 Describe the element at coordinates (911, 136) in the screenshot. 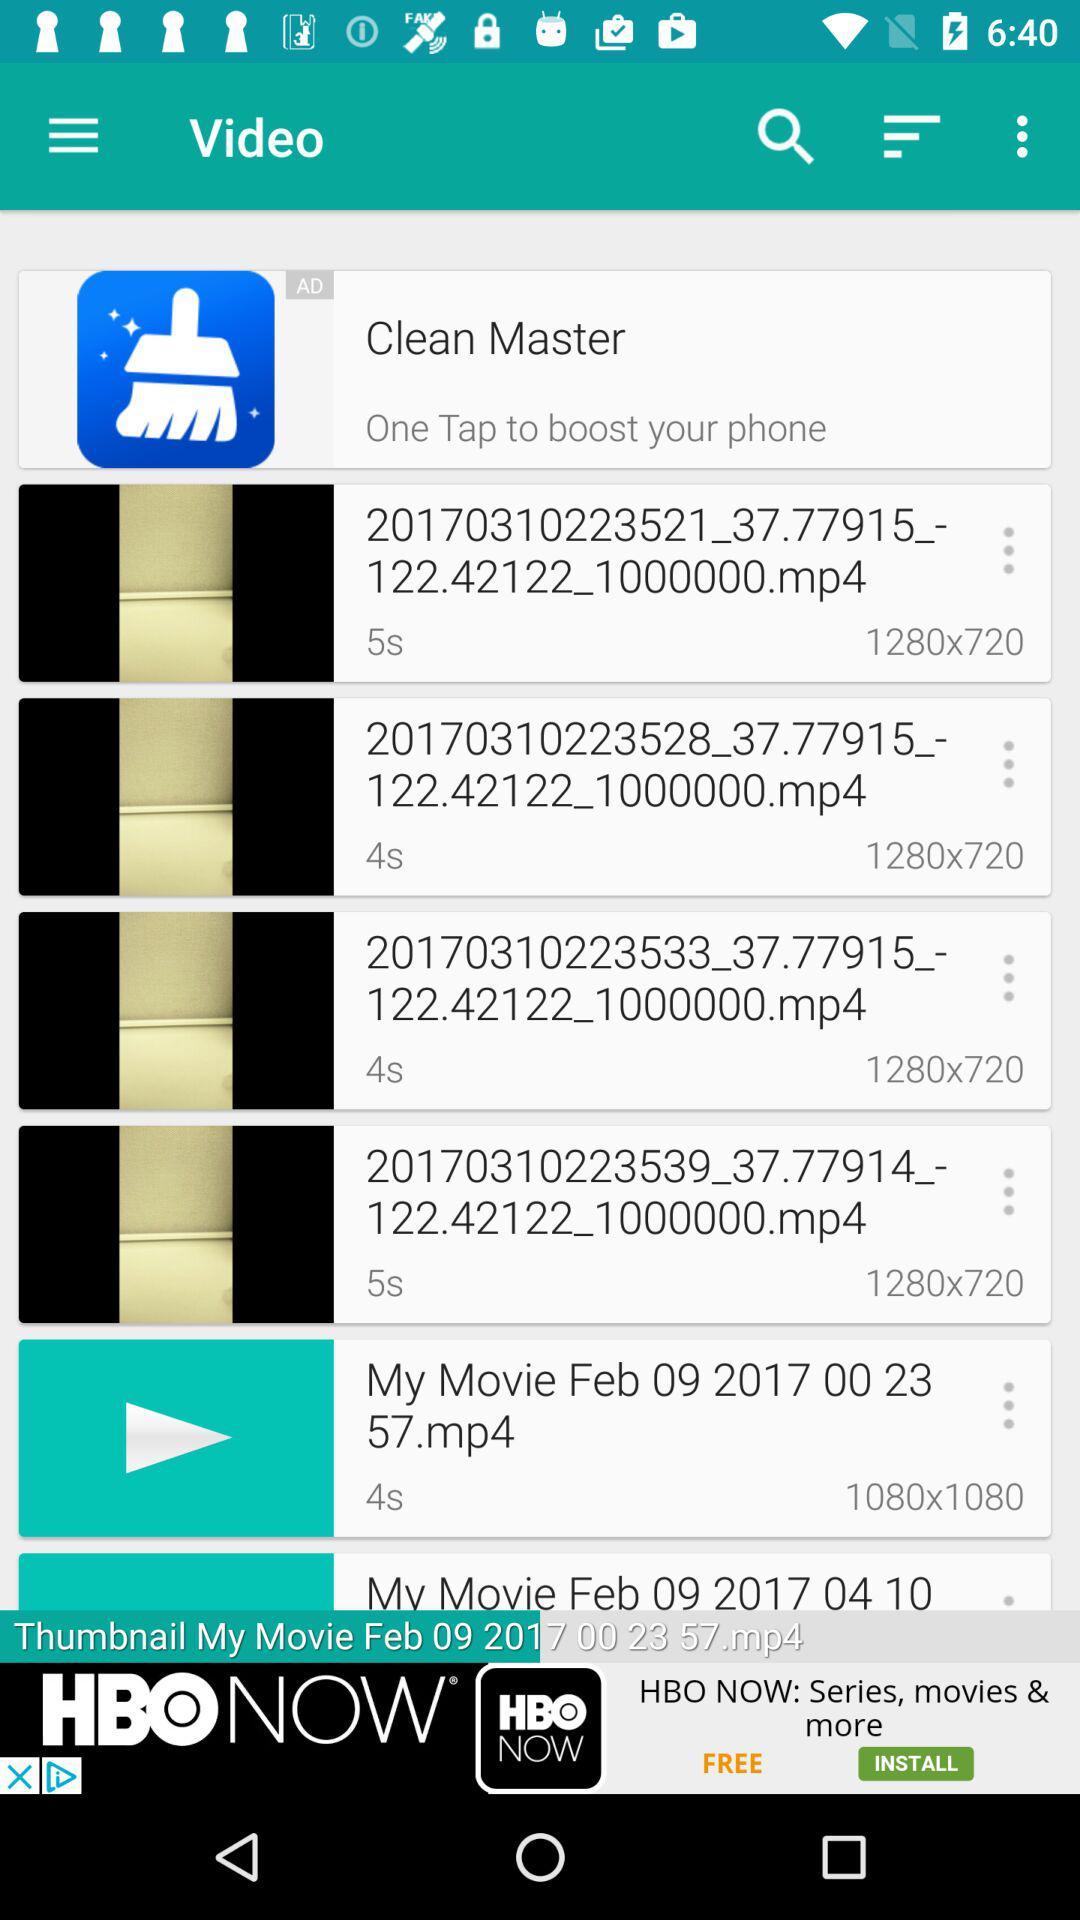

I see `top right side second botton` at that location.